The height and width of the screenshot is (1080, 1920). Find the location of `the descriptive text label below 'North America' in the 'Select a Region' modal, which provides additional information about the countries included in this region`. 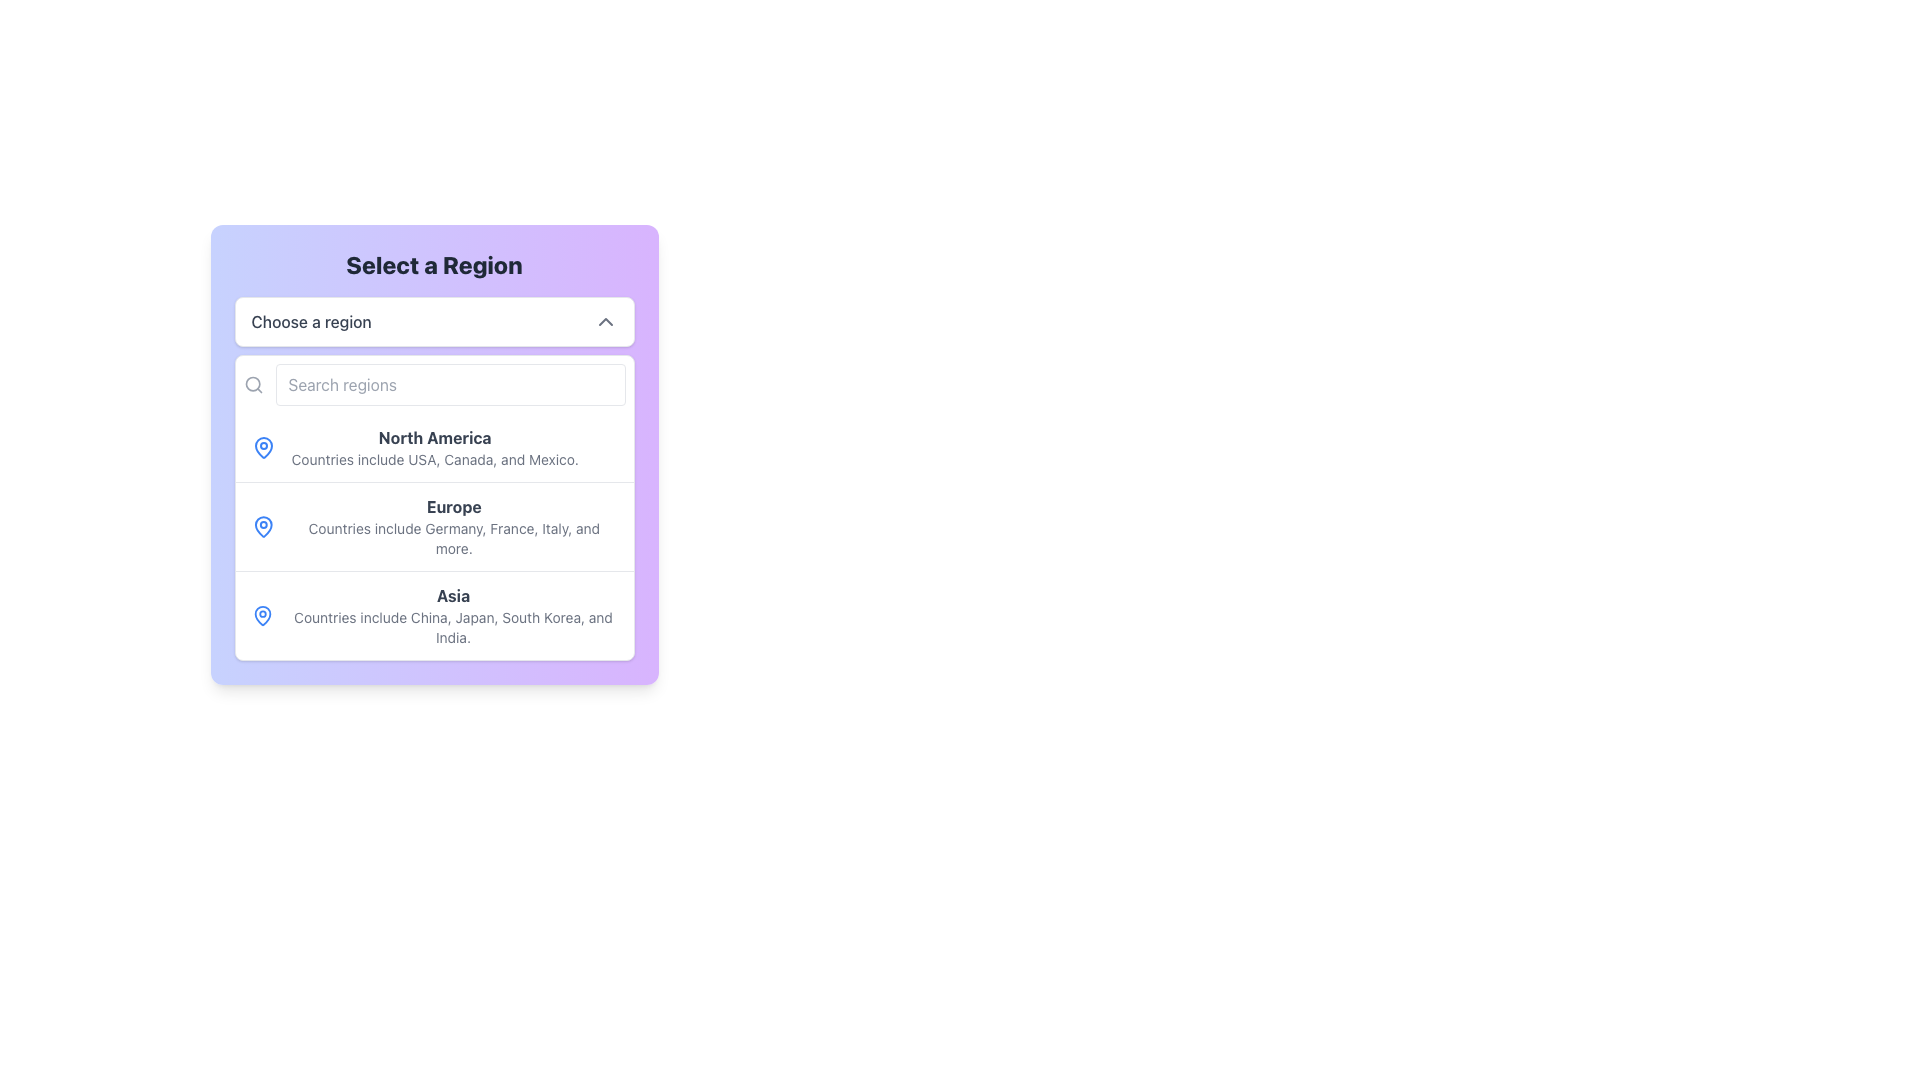

the descriptive text label below 'North America' in the 'Select a Region' modal, which provides additional information about the countries included in this region is located at coordinates (434, 459).